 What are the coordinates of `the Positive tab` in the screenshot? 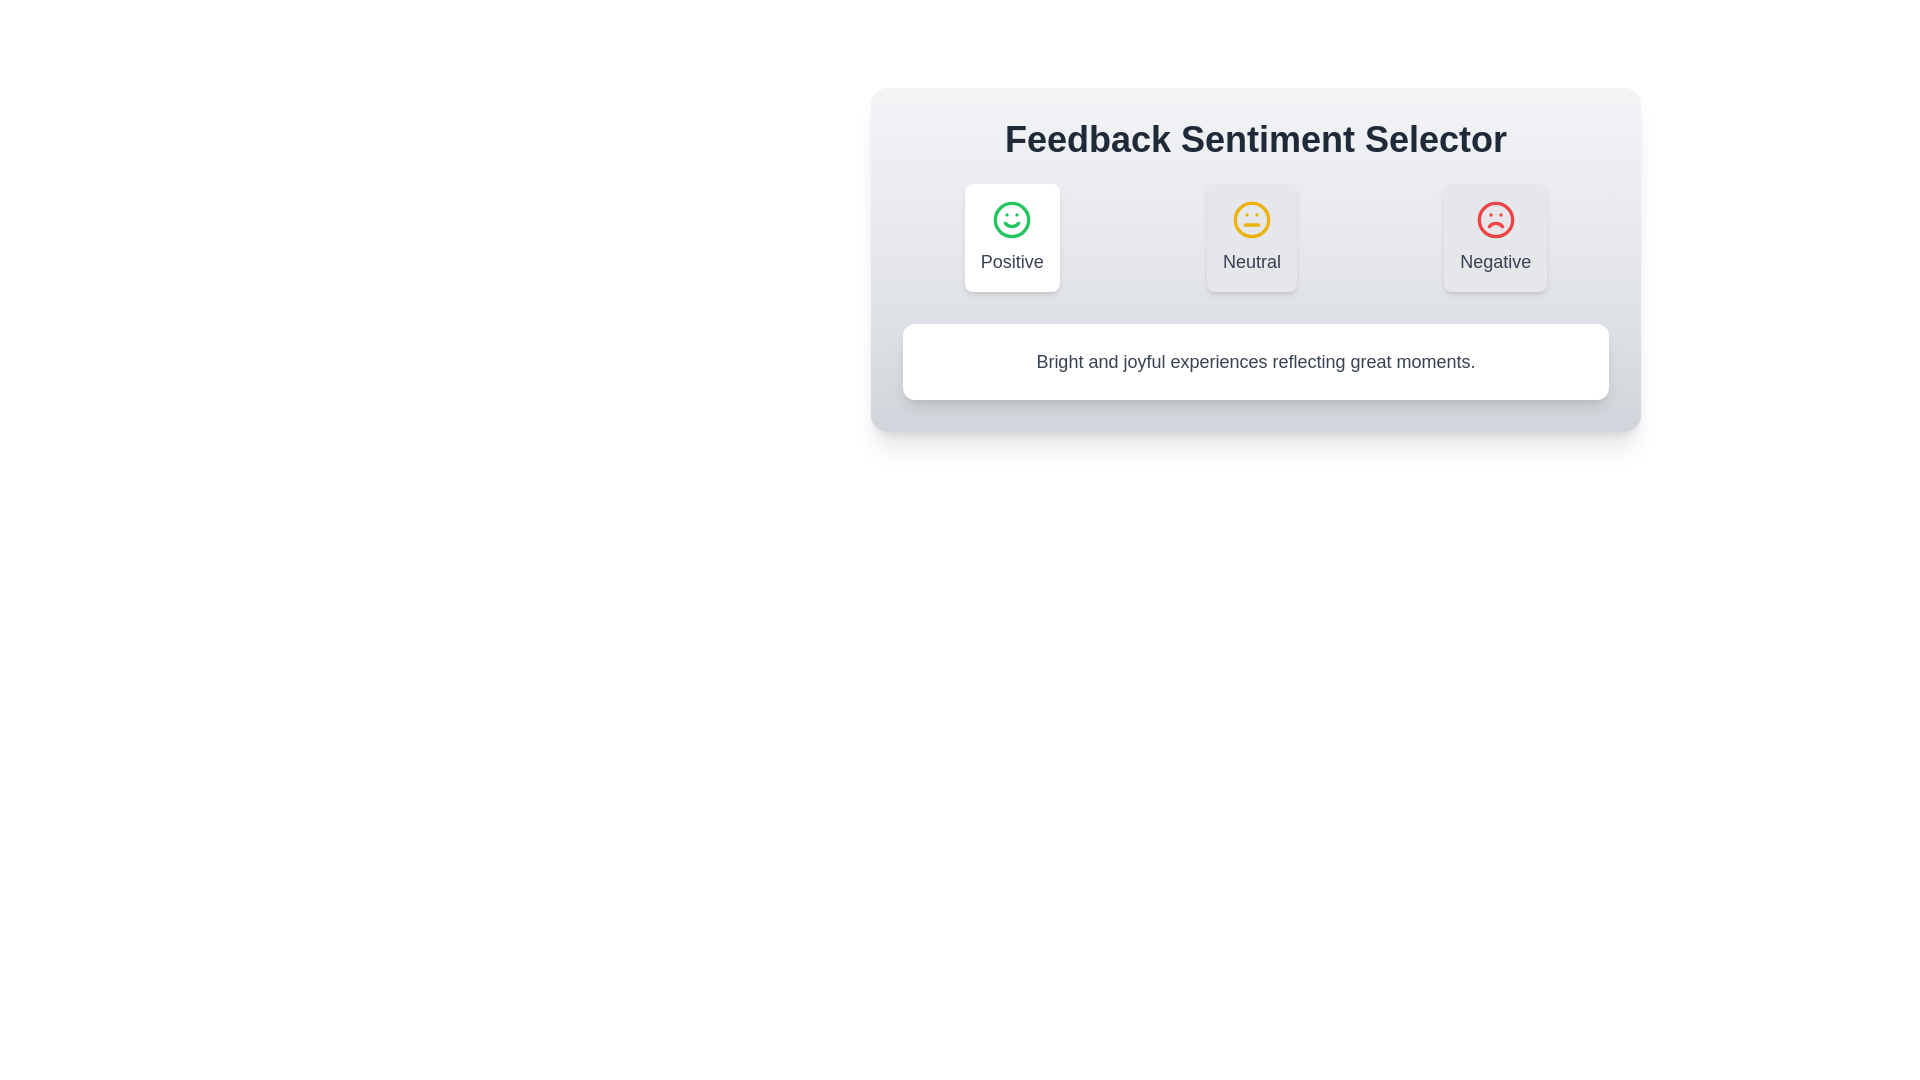 It's located at (1012, 237).